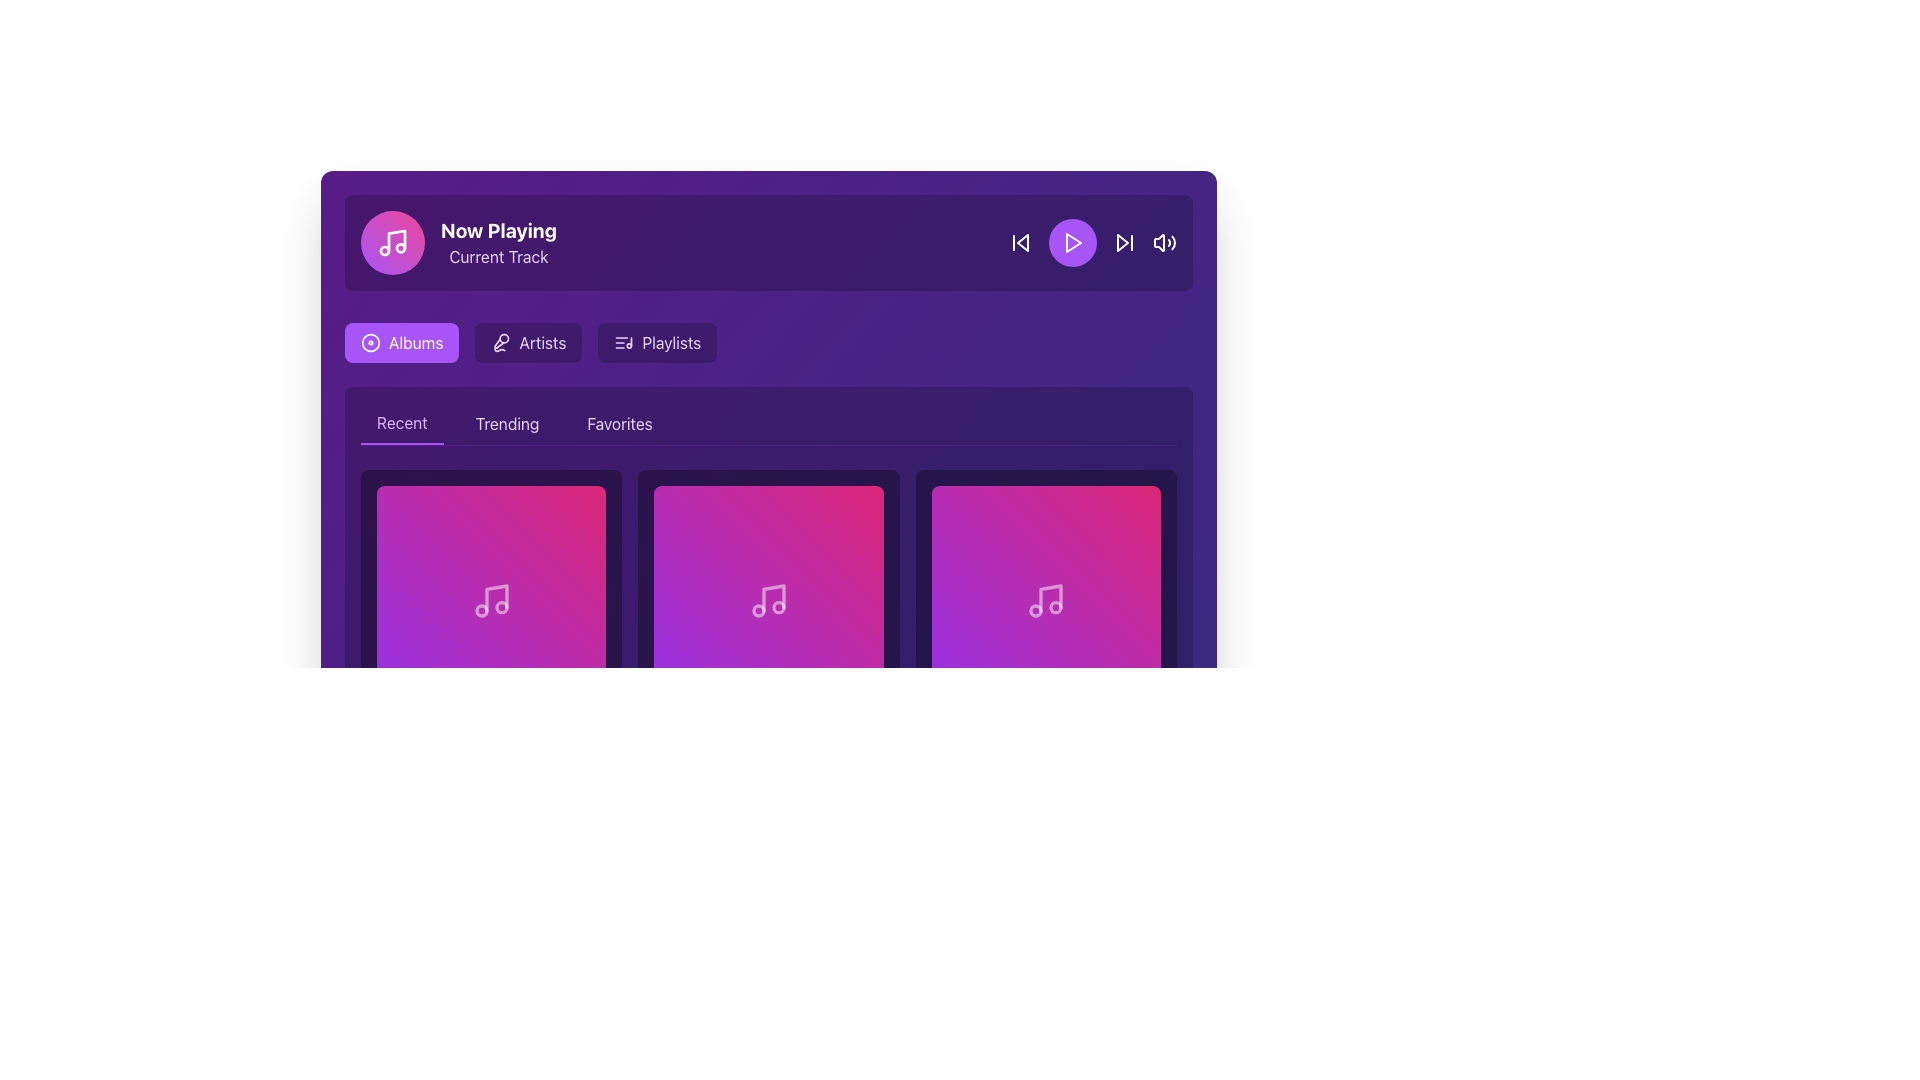 This screenshot has height=1080, width=1920. I want to click on the decorative square element with a gradient background and a music note icon at its center, located under the 'Recent' tab of the 'Albums' section, specifically the second square from the left in the grid's row, so click(767, 599).